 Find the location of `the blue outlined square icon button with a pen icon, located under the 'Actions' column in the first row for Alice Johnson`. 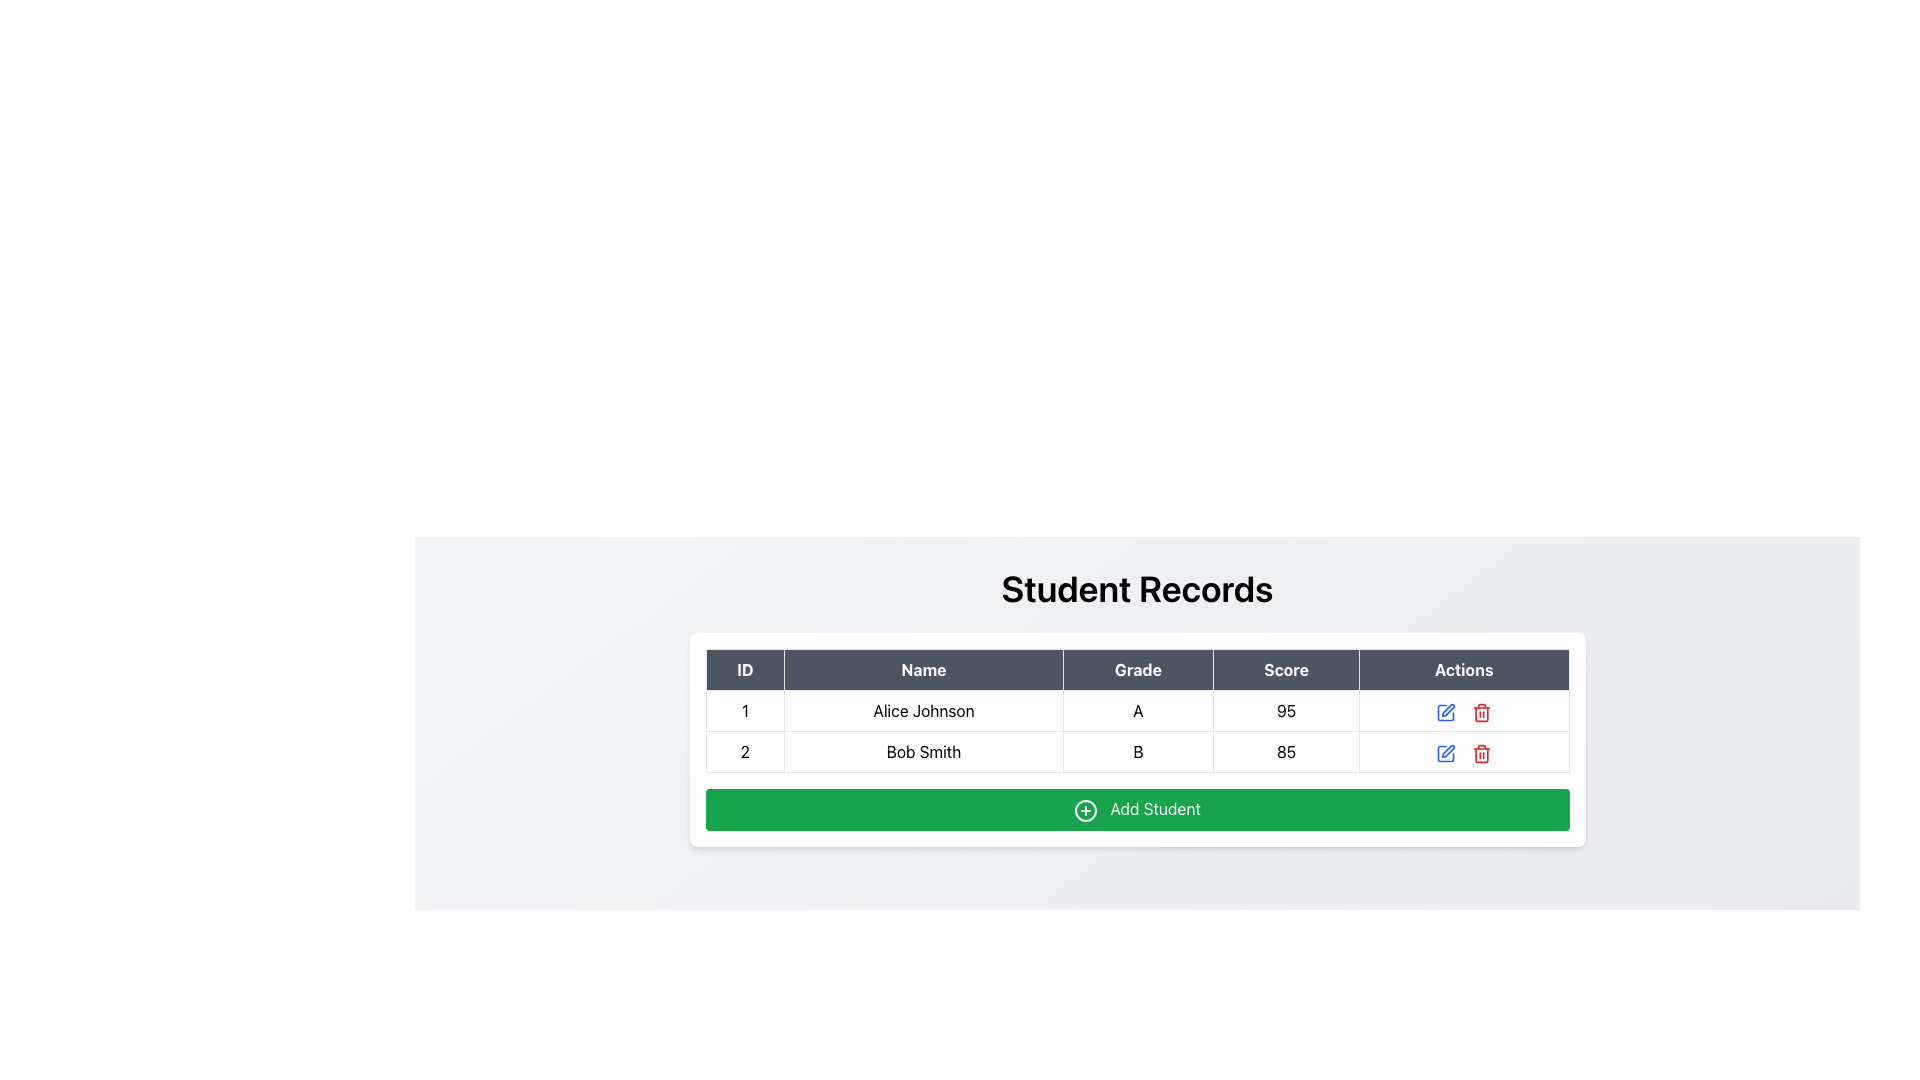

the blue outlined square icon button with a pen icon, located under the 'Actions' column in the first row for Alice Johnson is located at coordinates (1446, 711).